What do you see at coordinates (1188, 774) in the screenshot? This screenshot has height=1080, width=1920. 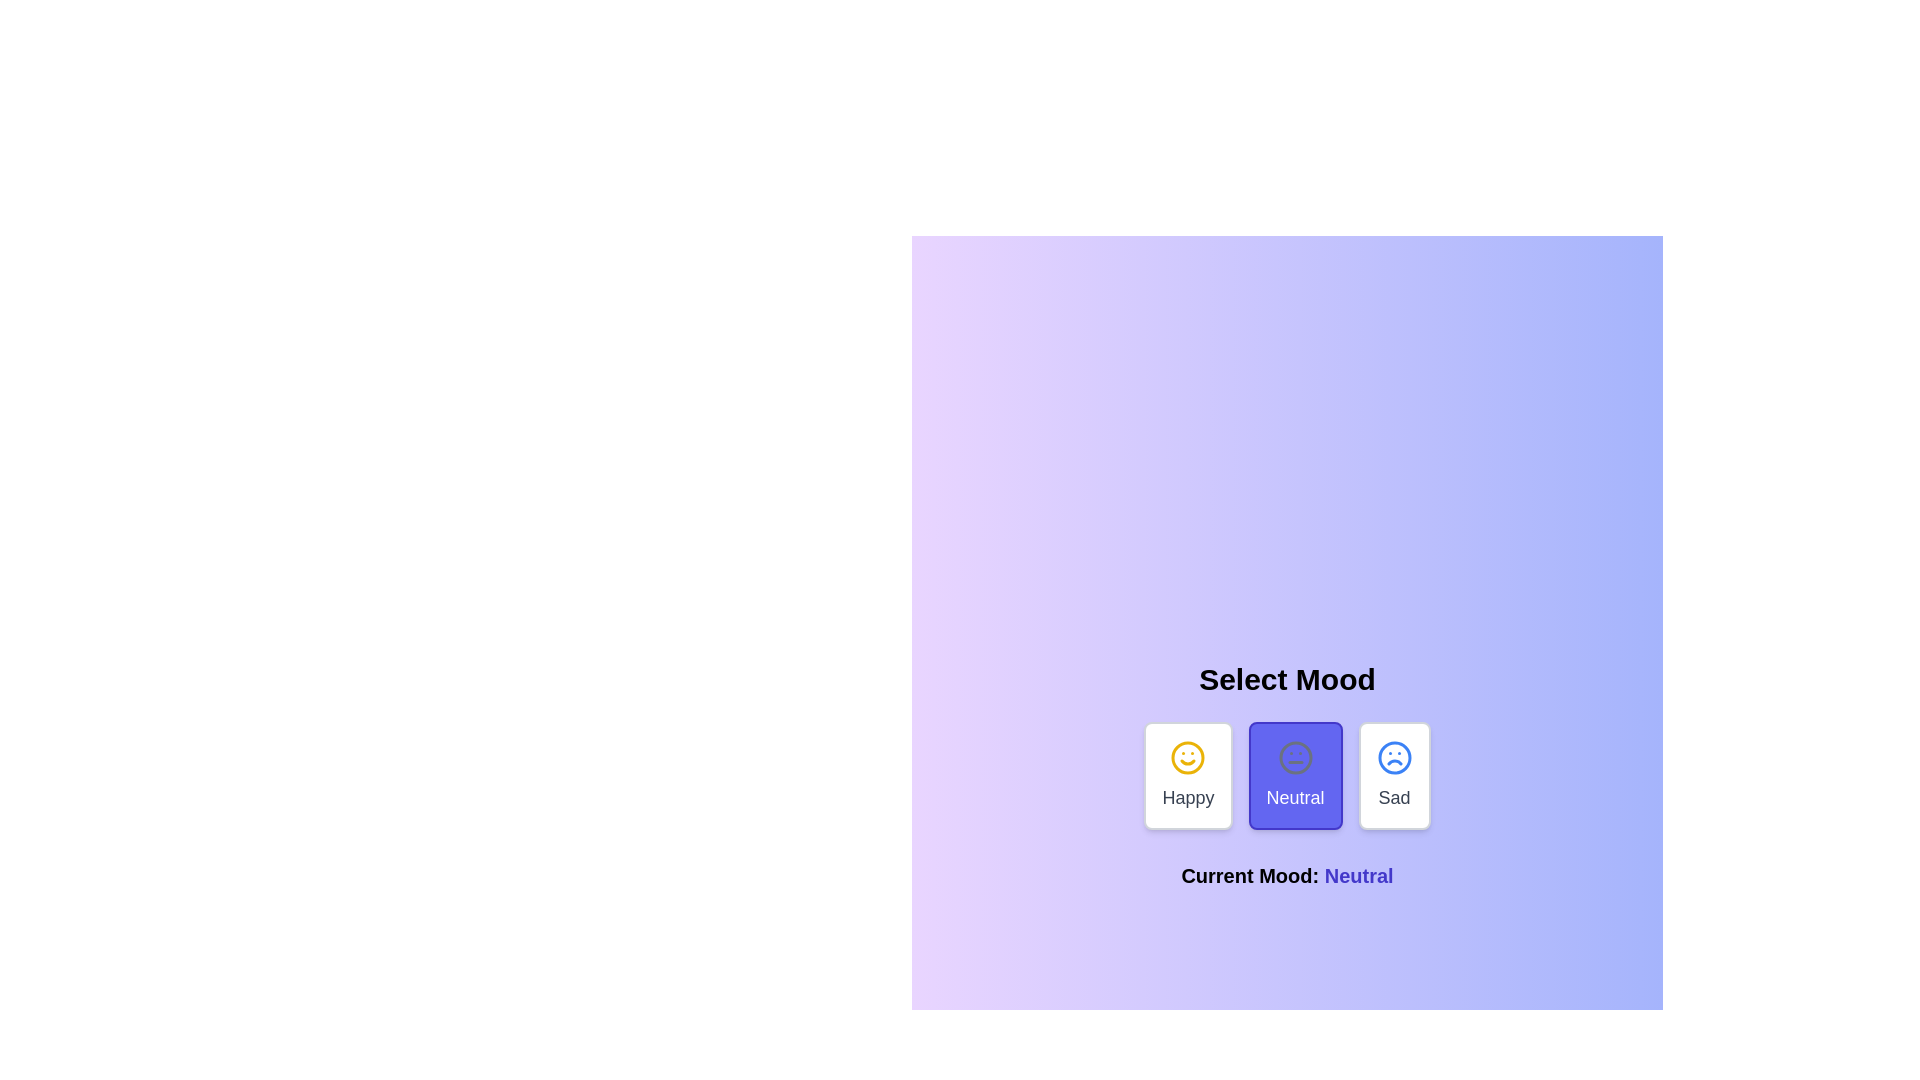 I see `the mood option Happy to see its hover effect` at bounding box center [1188, 774].